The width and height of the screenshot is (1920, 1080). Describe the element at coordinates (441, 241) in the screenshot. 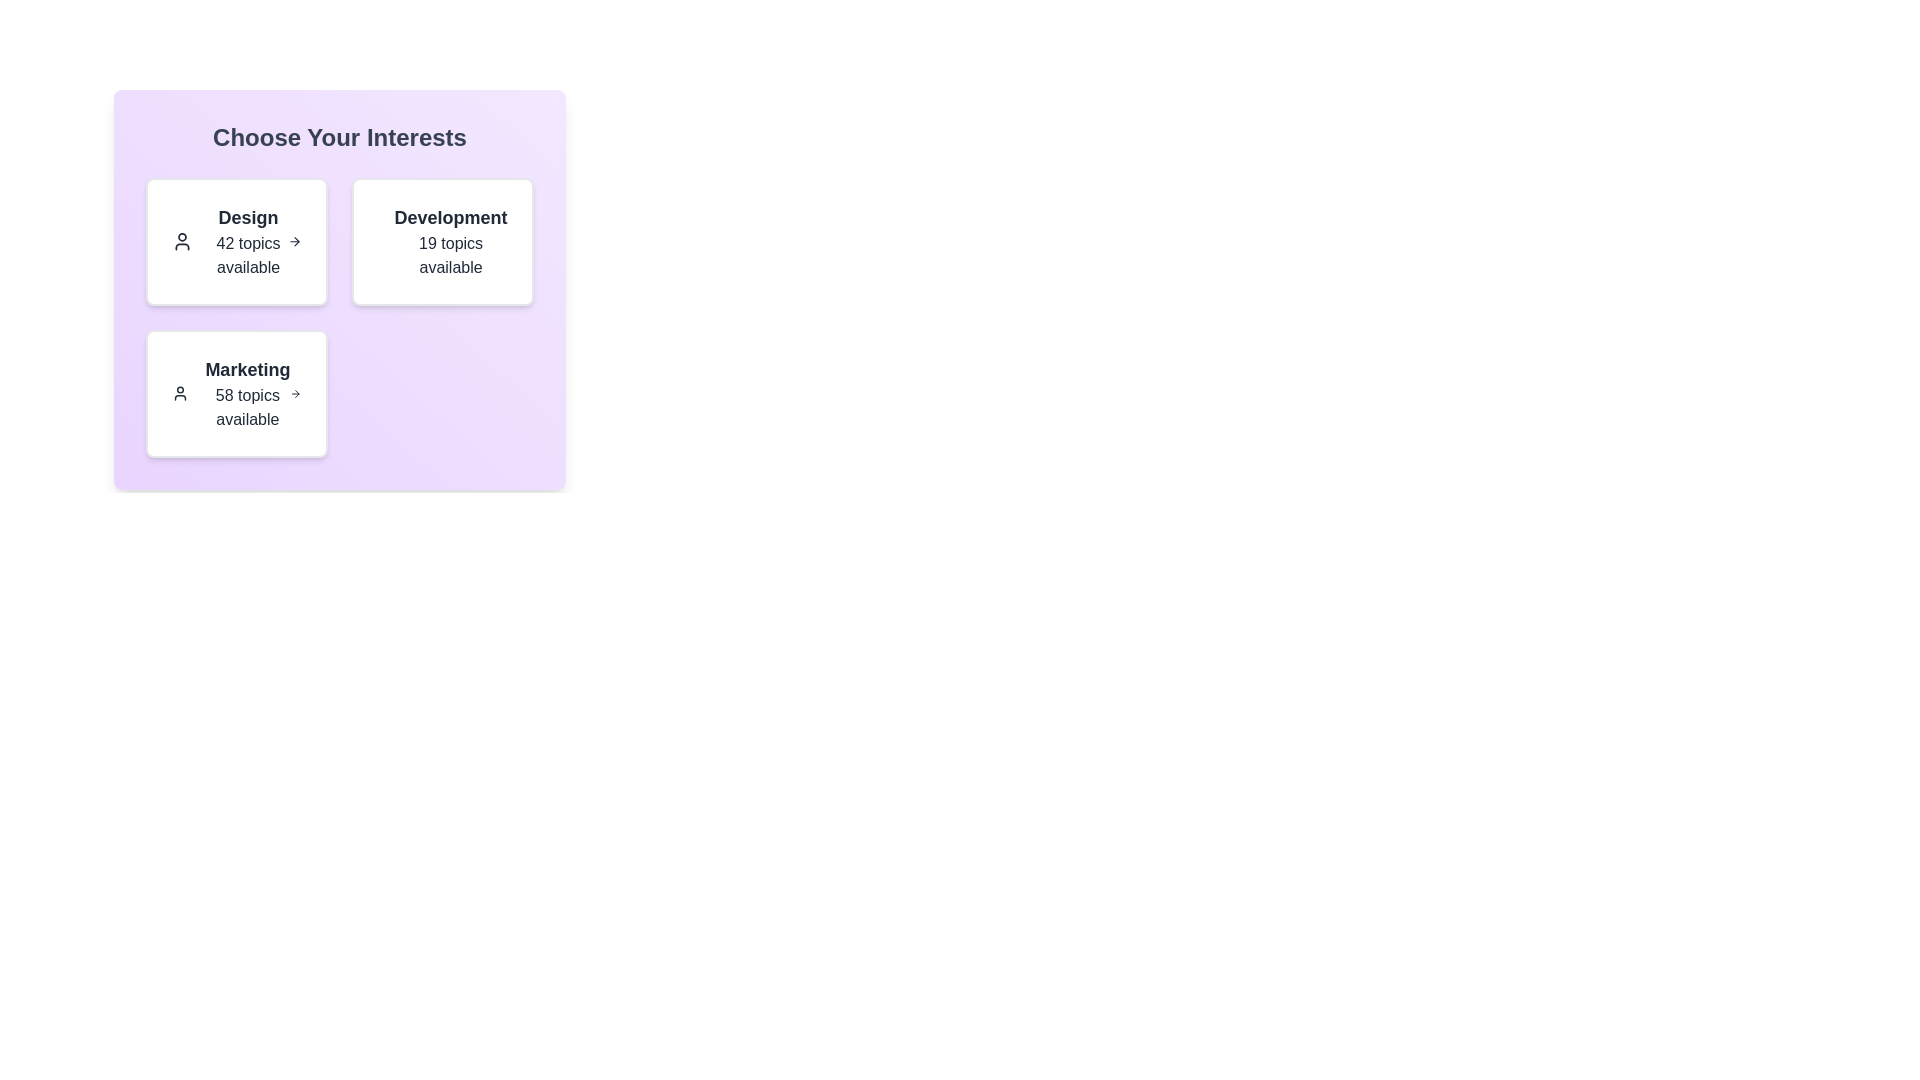

I see `the chip card corresponding to Development` at that location.